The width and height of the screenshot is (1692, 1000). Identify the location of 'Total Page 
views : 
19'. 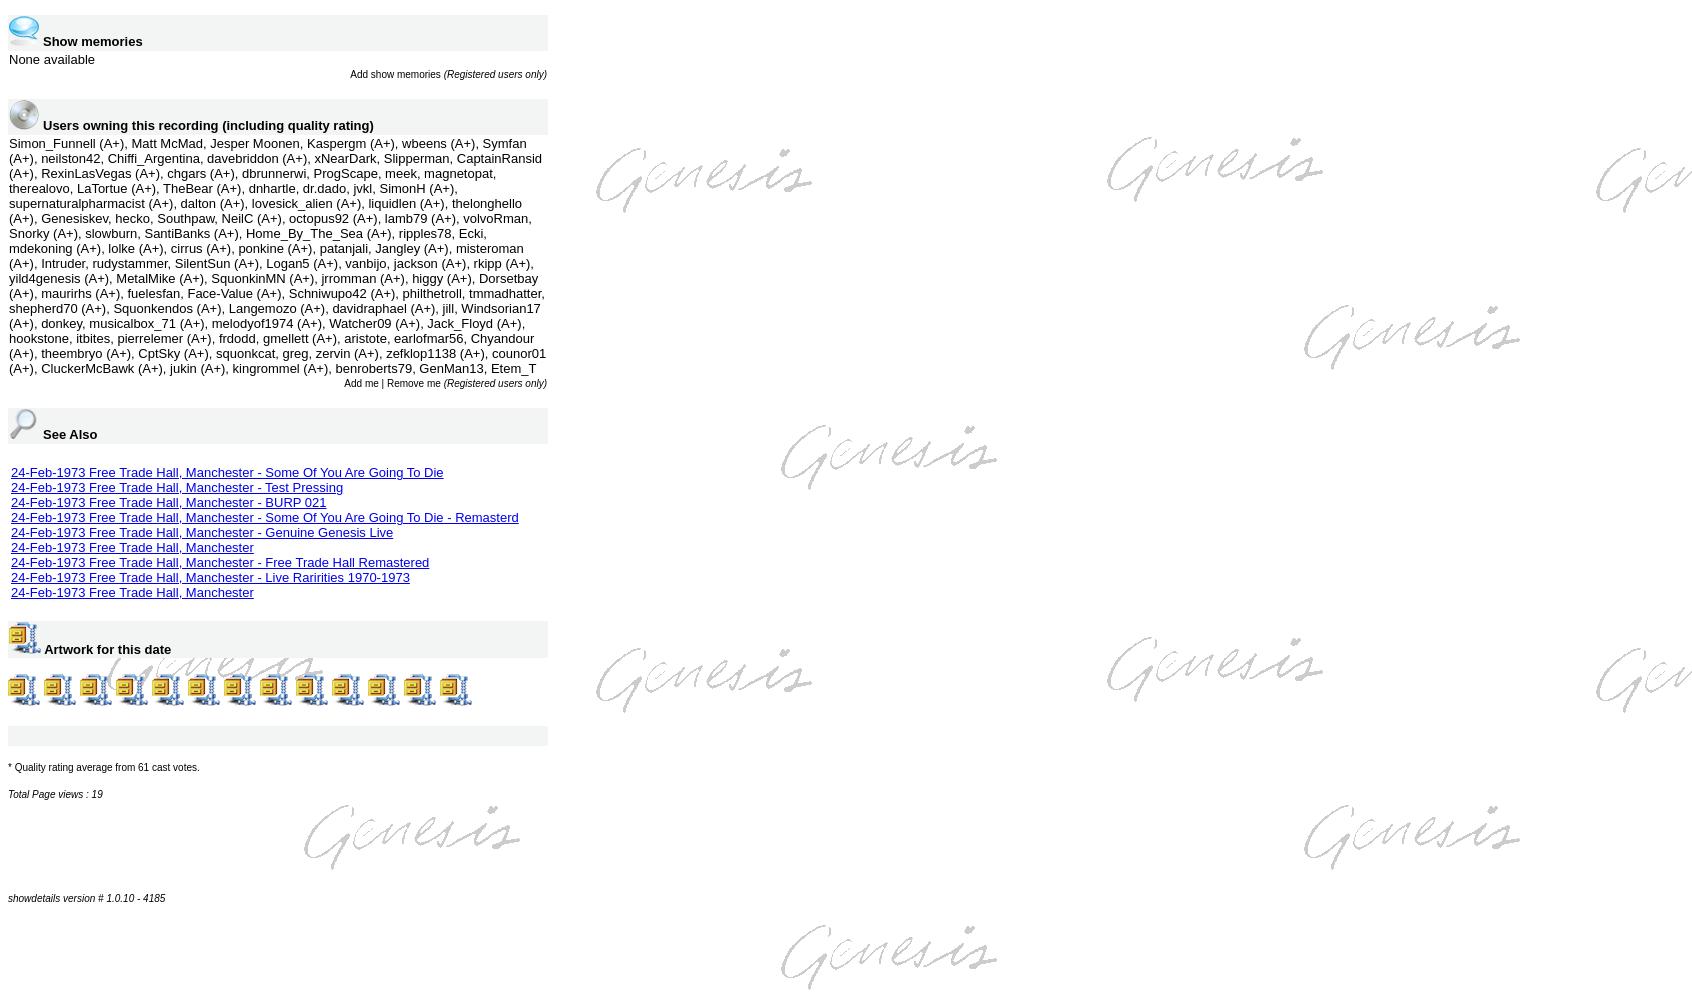
(53, 794).